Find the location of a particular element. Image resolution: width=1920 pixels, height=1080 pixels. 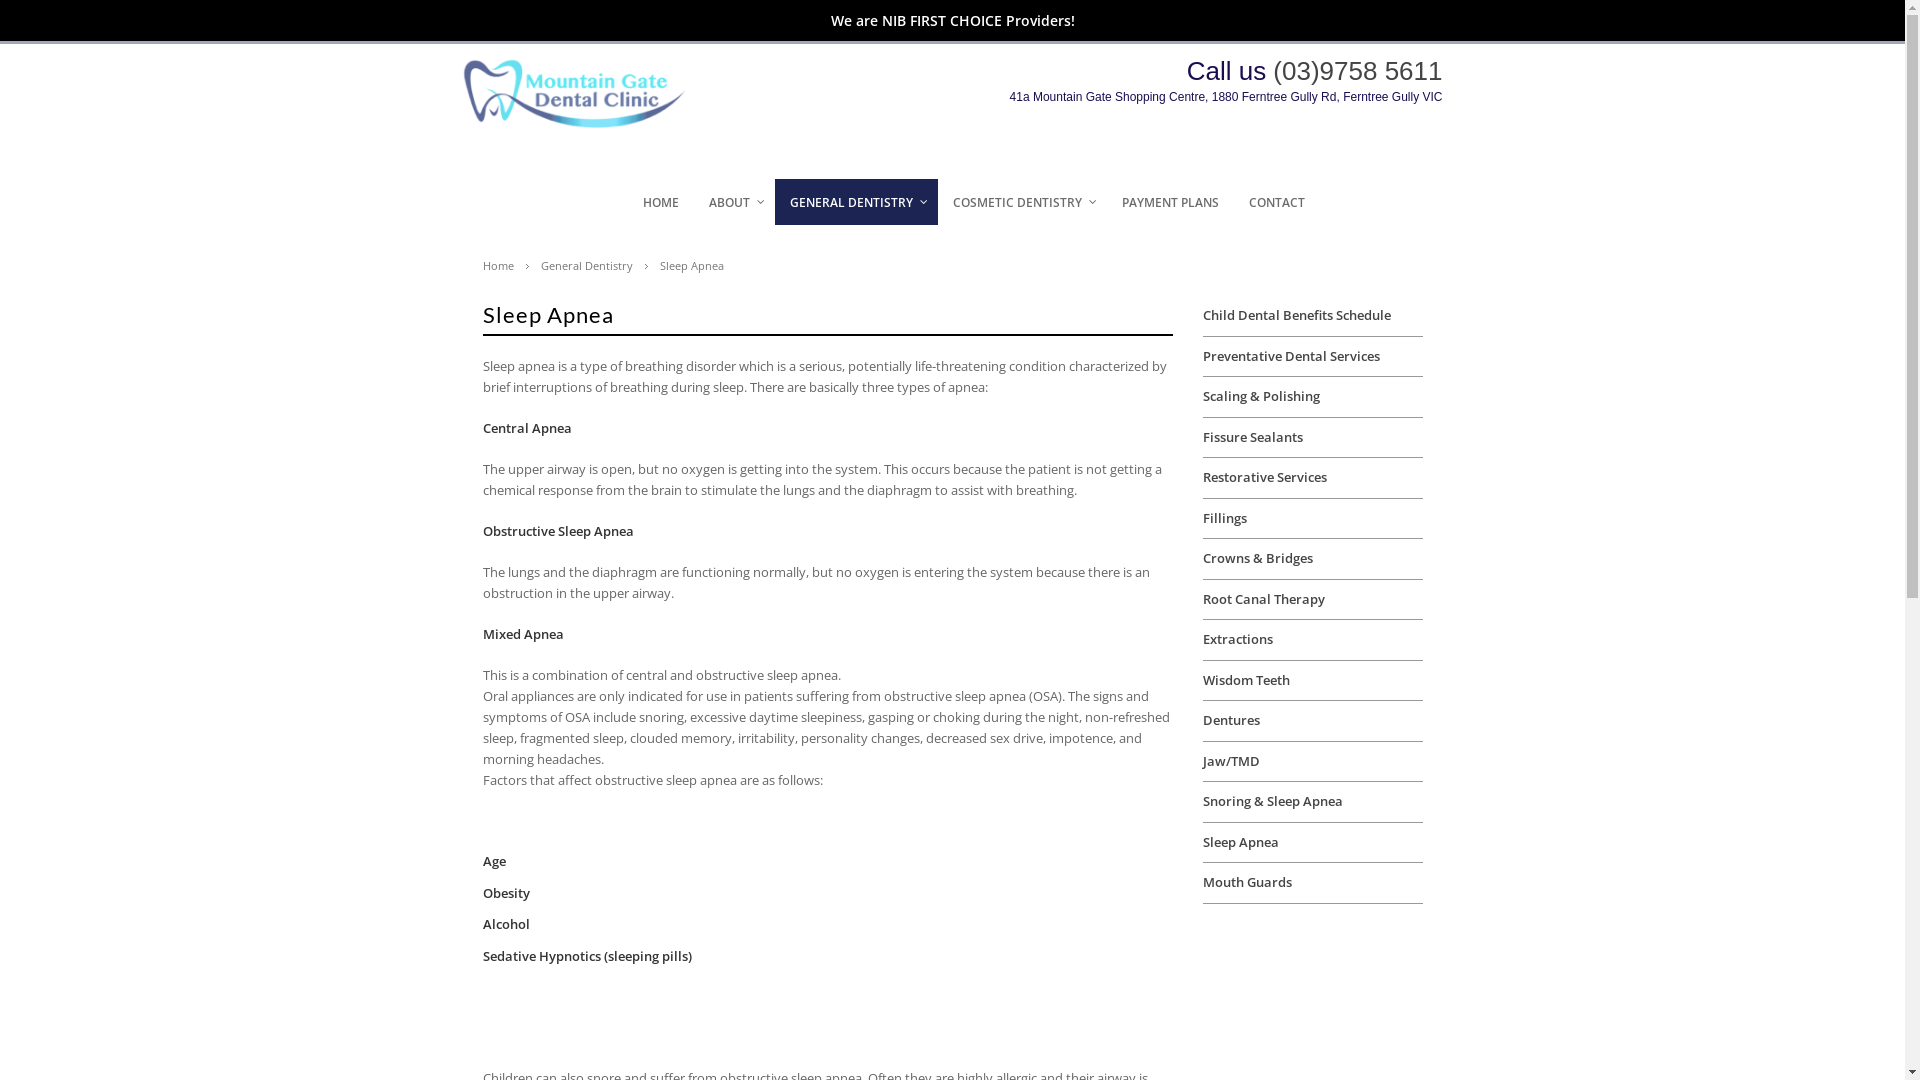

'Child Dental Benefits Schedule' is located at coordinates (1296, 315).